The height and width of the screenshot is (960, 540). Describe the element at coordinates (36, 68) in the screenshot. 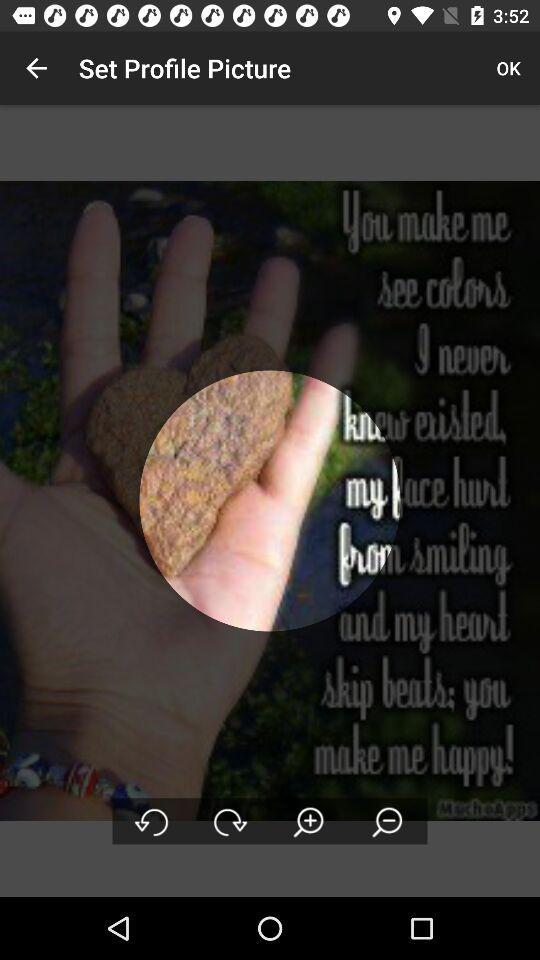

I see `icon at the top left corner` at that location.